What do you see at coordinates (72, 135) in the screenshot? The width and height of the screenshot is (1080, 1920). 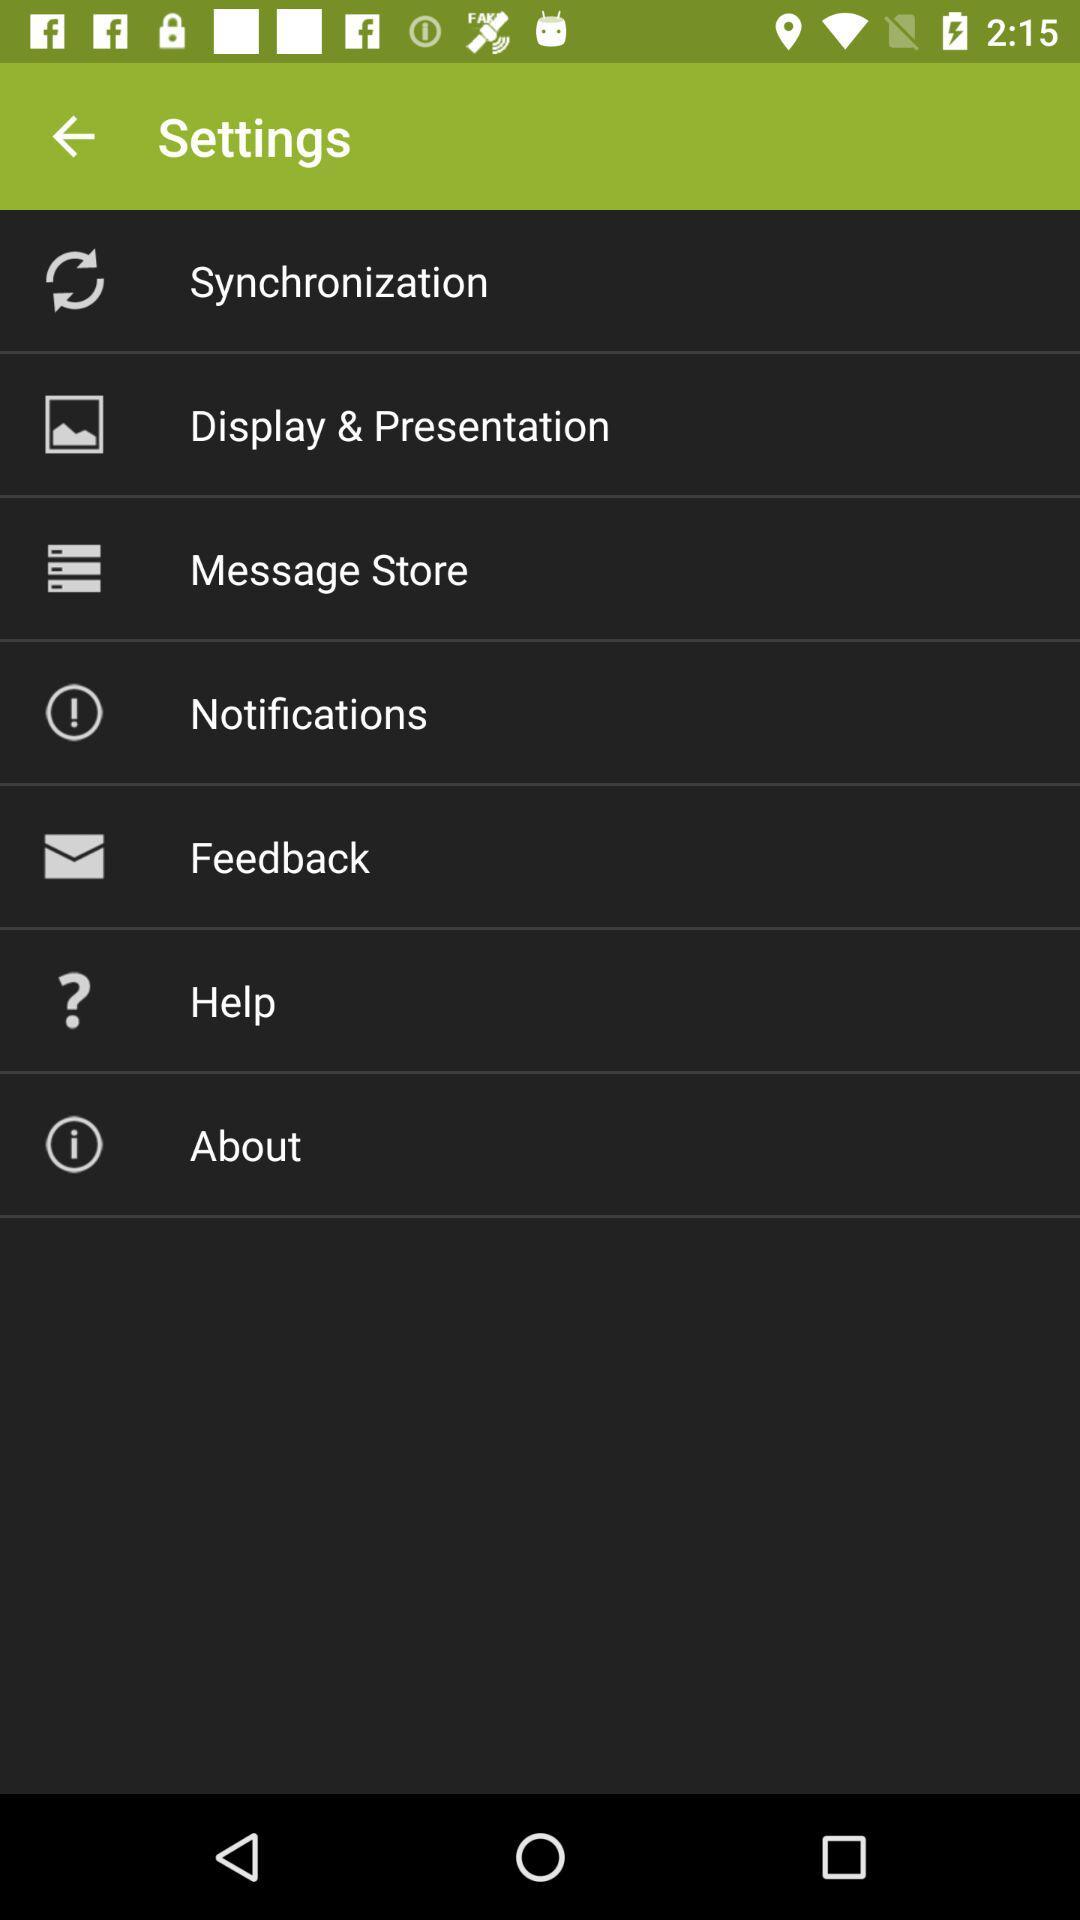 I see `the icon next to settings icon` at bounding box center [72, 135].